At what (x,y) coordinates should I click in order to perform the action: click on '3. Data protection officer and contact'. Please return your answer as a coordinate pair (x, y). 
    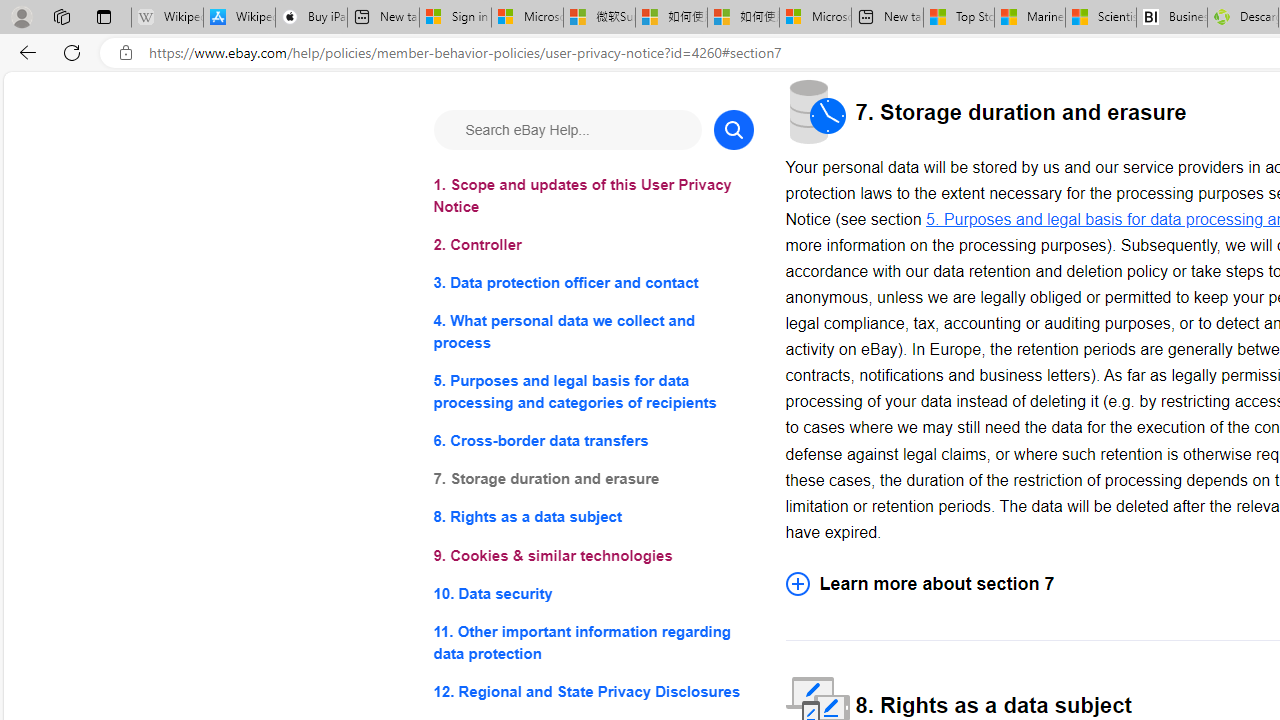
    Looking at the image, I should click on (592, 283).